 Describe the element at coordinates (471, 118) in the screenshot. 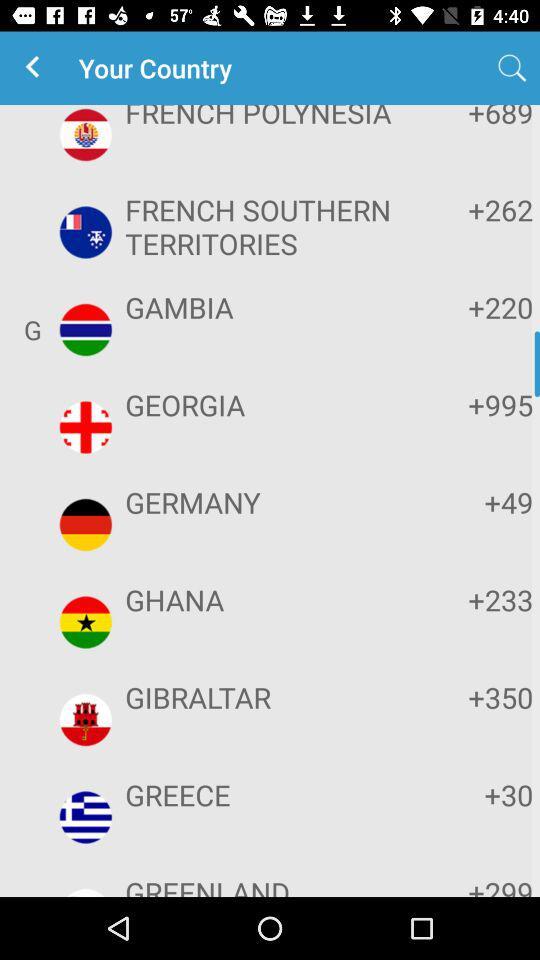

I see `the +689 item` at that location.